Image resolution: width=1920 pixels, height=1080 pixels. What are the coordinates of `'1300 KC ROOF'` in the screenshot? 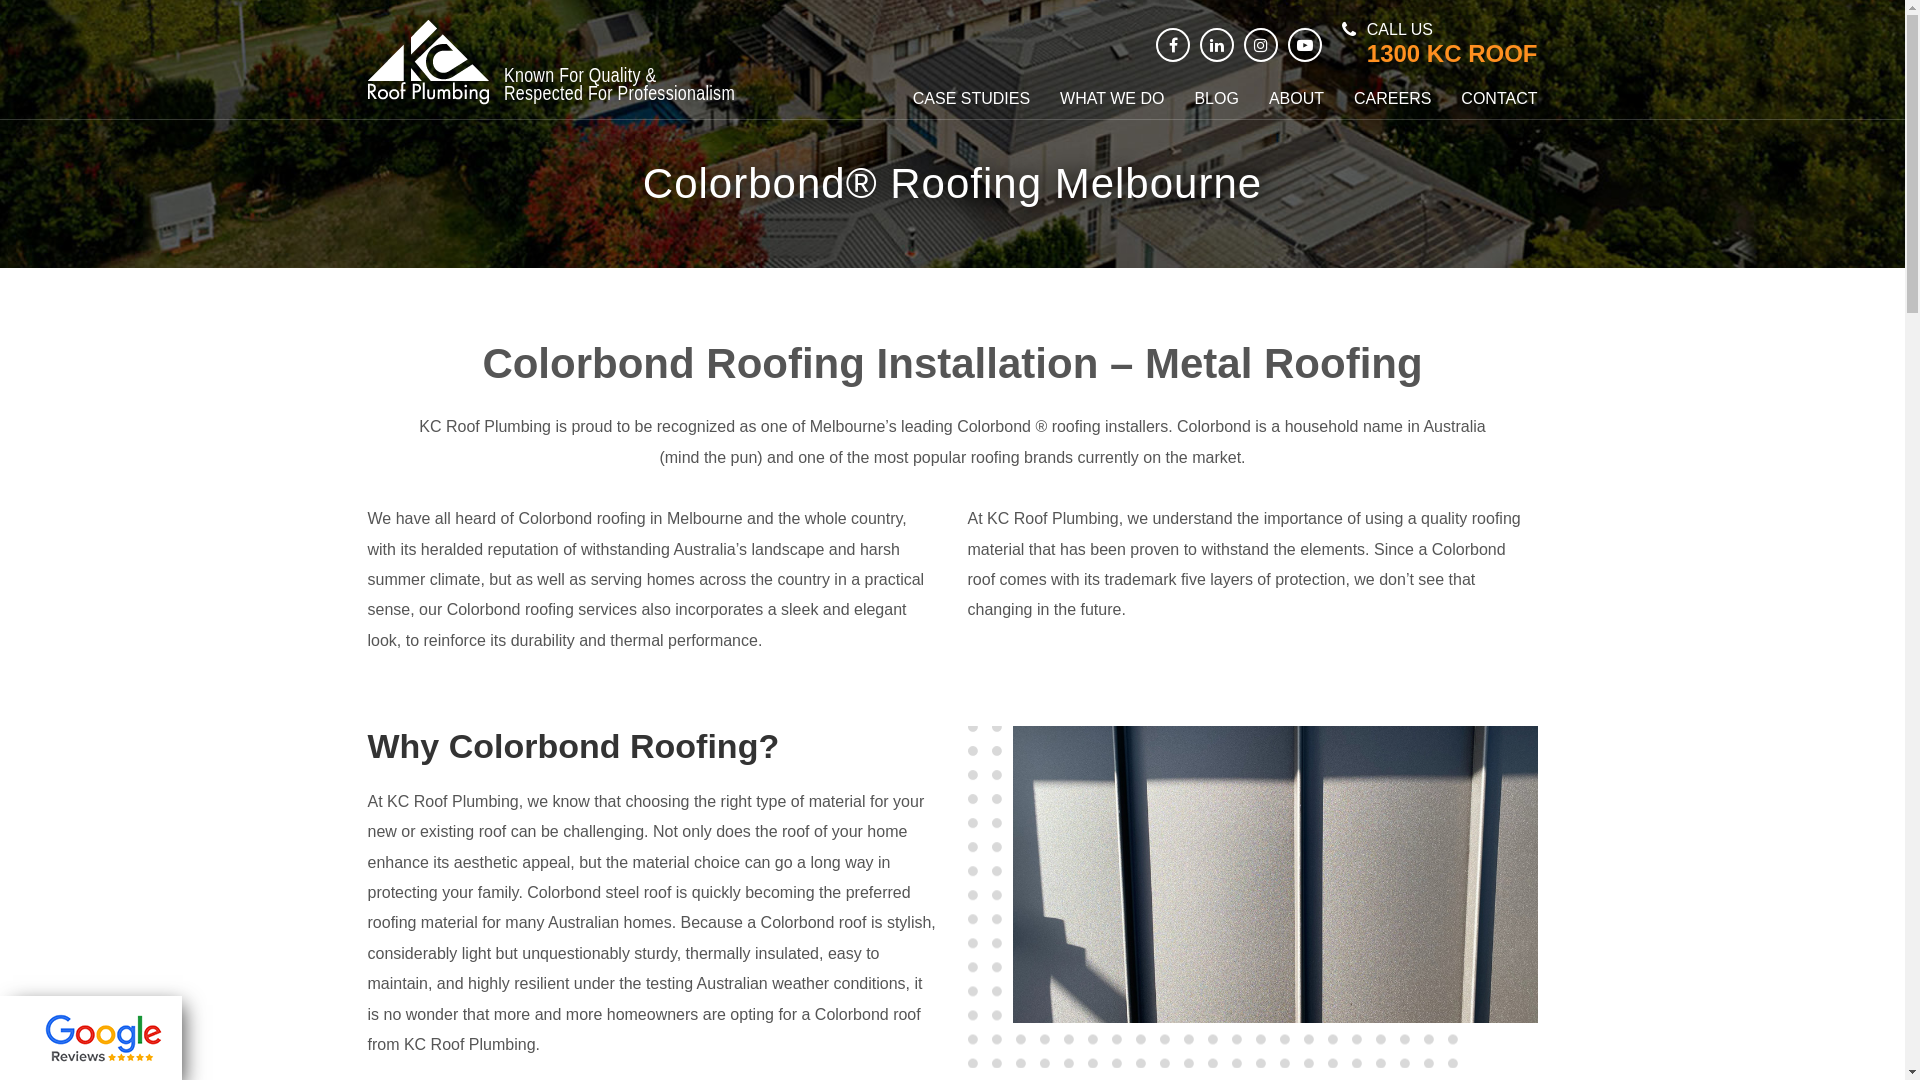 It's located at (1452, 52).